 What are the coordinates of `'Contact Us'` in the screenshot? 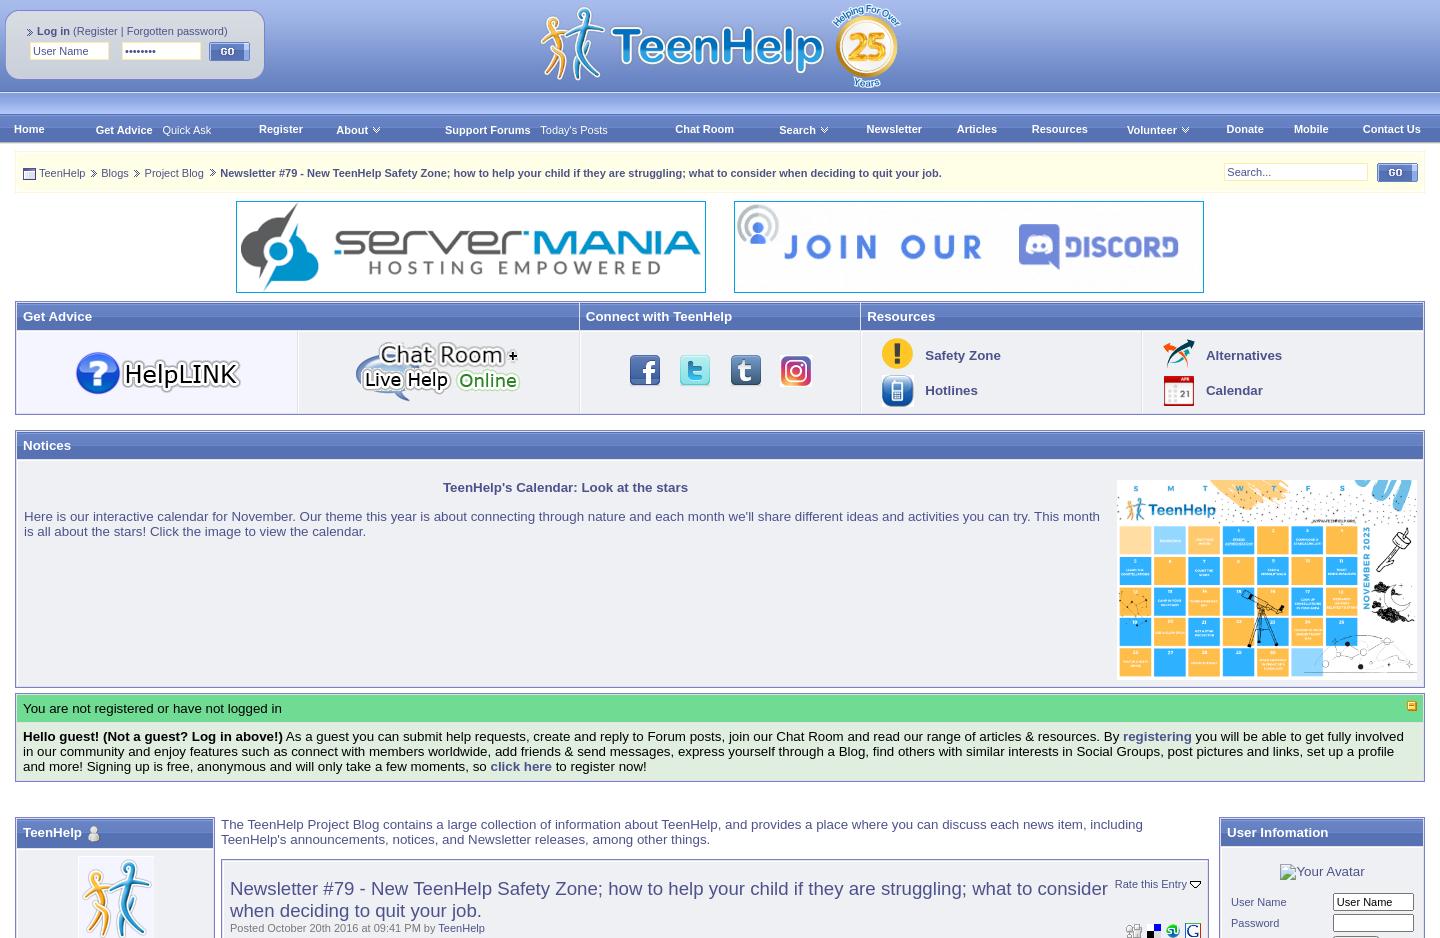 It's located at (1391, 127).